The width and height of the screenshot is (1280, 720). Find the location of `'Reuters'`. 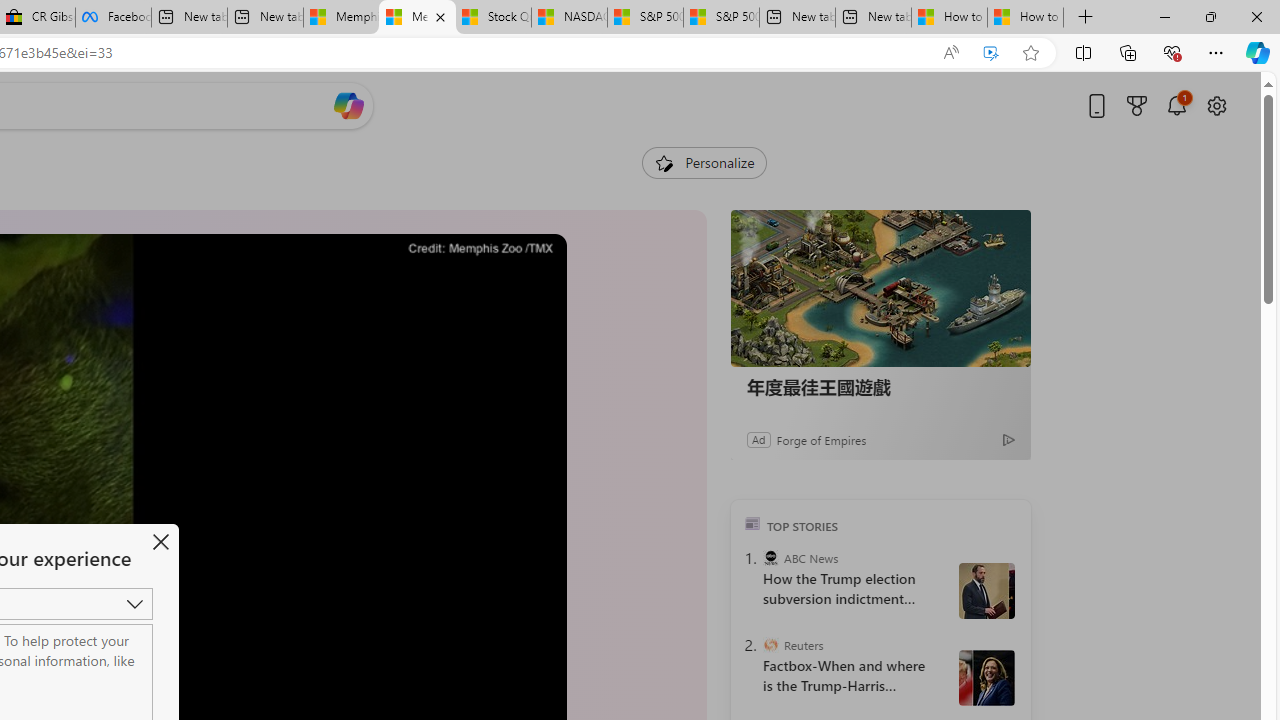

'Reuters' is located at coordinates (769, 645).